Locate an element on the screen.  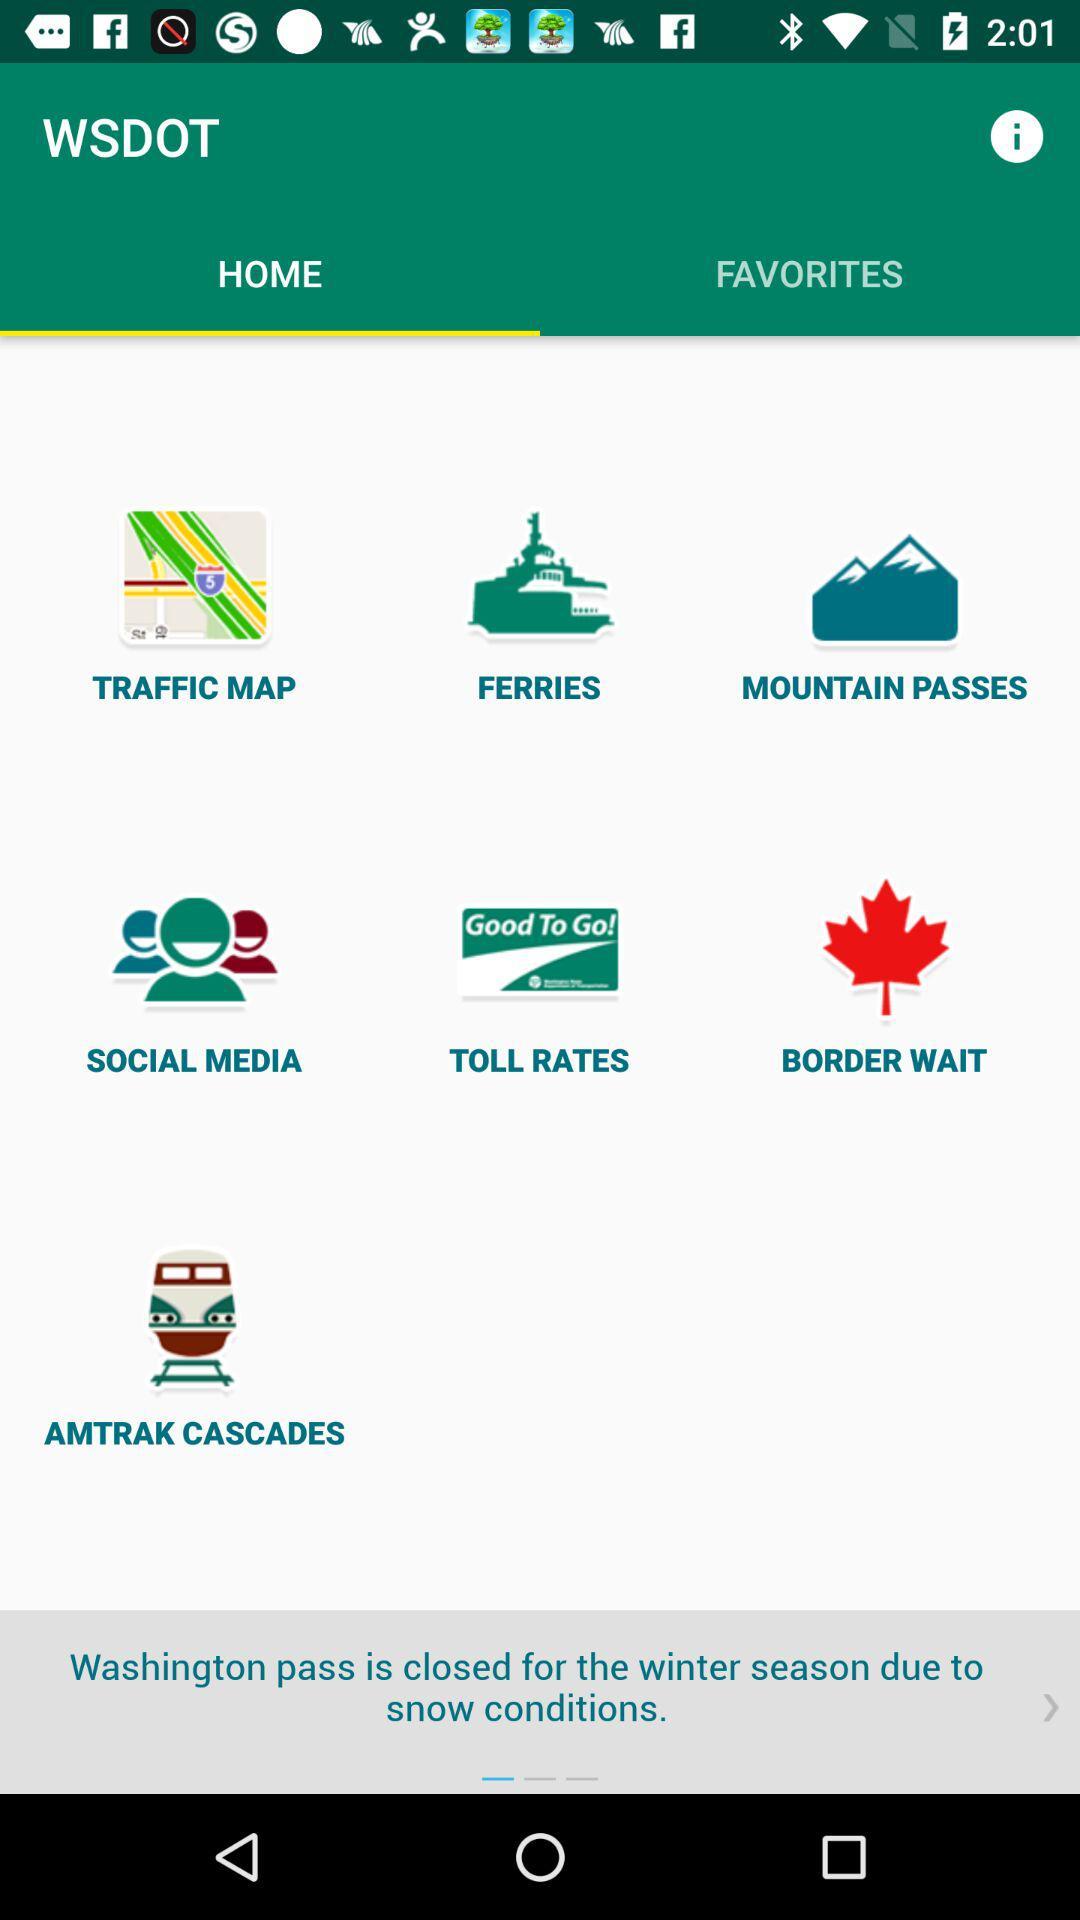
icon next to wsdot item is located at coordinates (1017, 135).